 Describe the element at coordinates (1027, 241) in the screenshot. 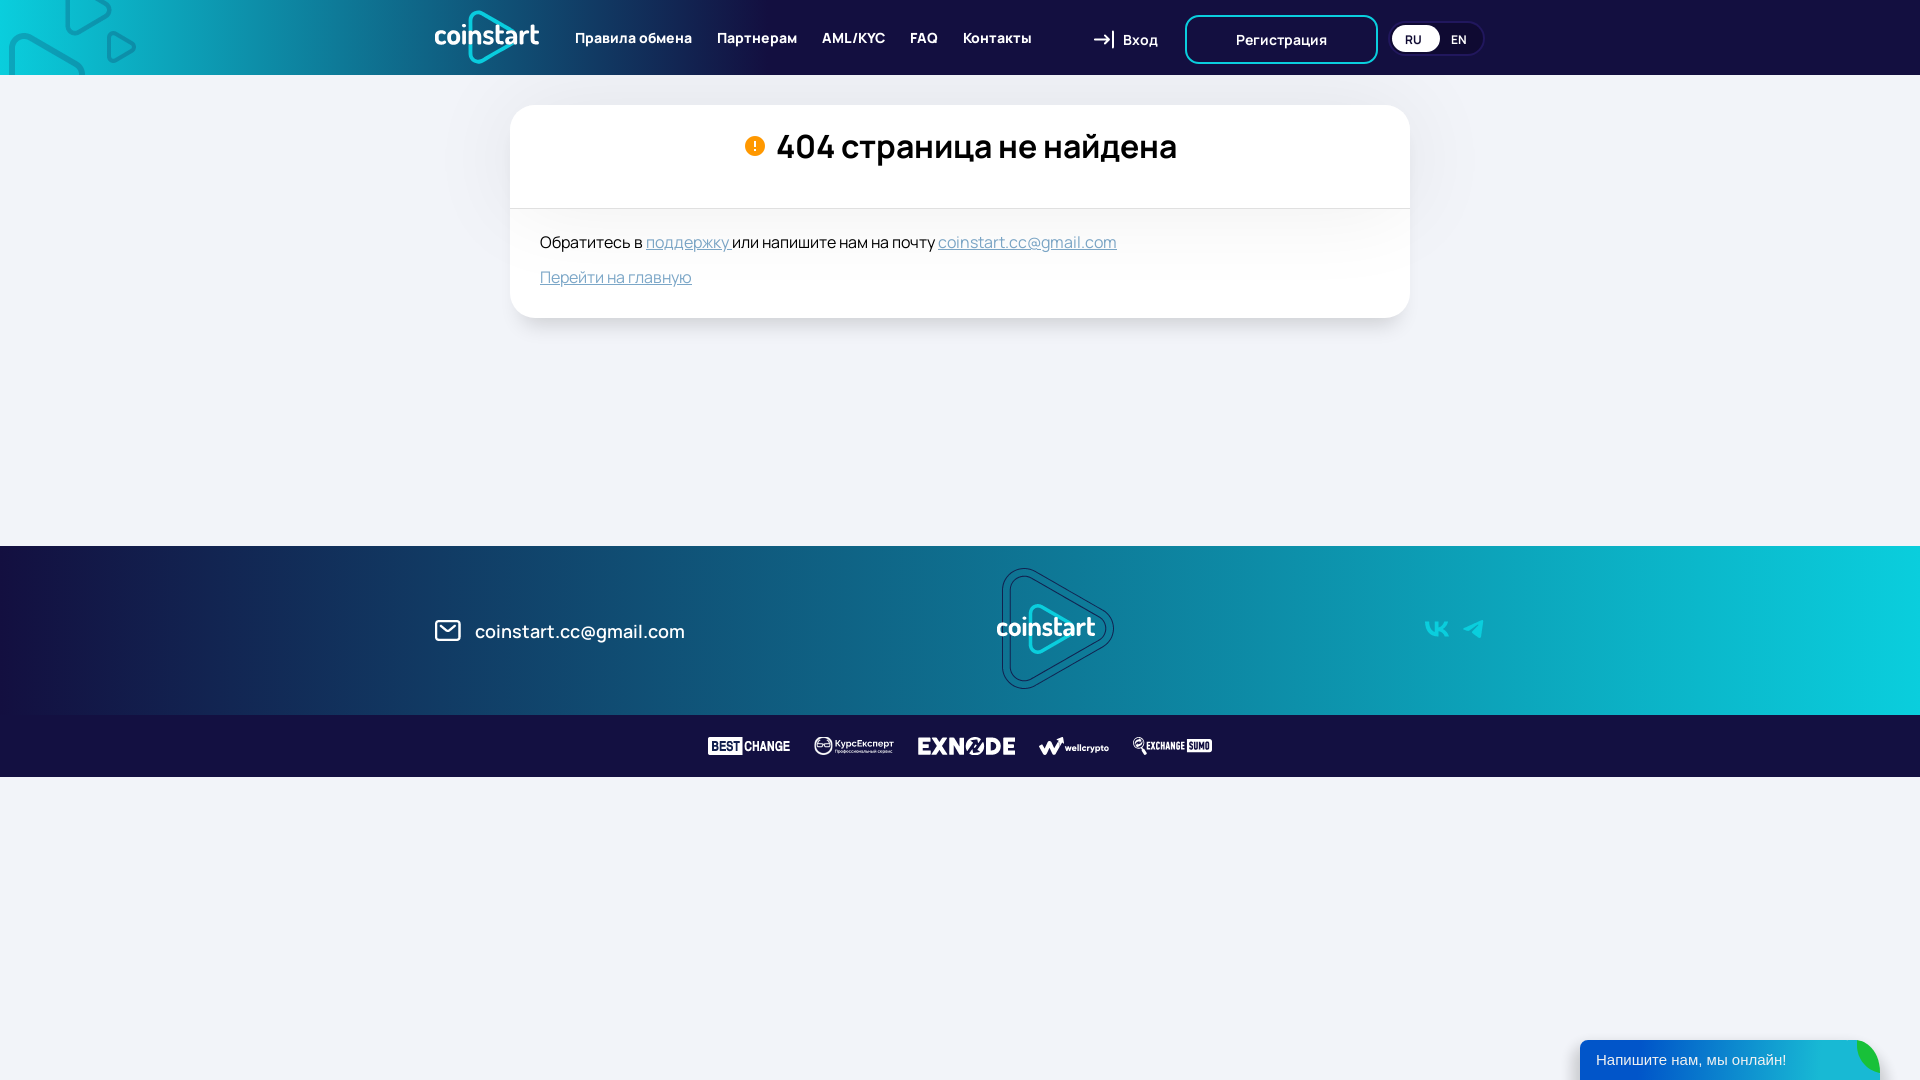

I see `'coinstart.cc@gmail.com'` at that location.